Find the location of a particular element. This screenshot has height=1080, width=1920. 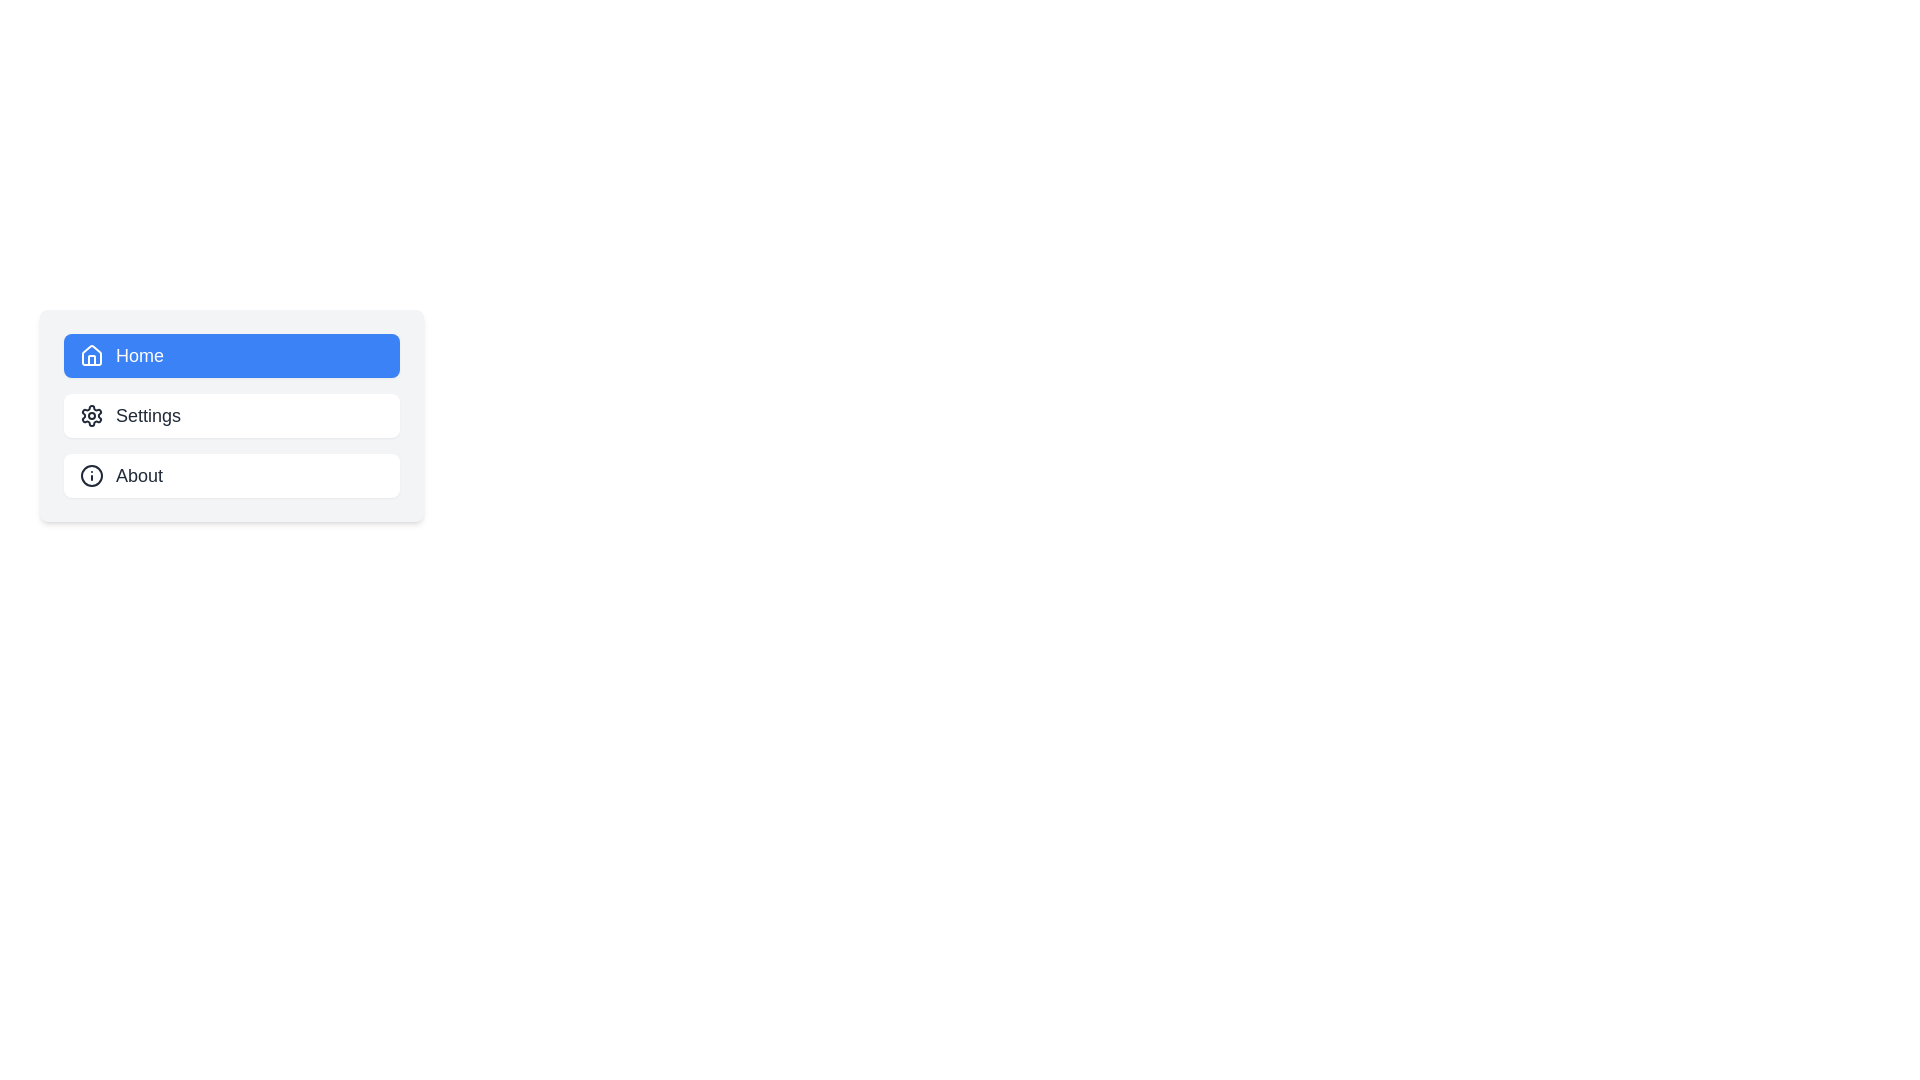

the first button in the vertical group of three buttons is located at coordinates (231, 354).